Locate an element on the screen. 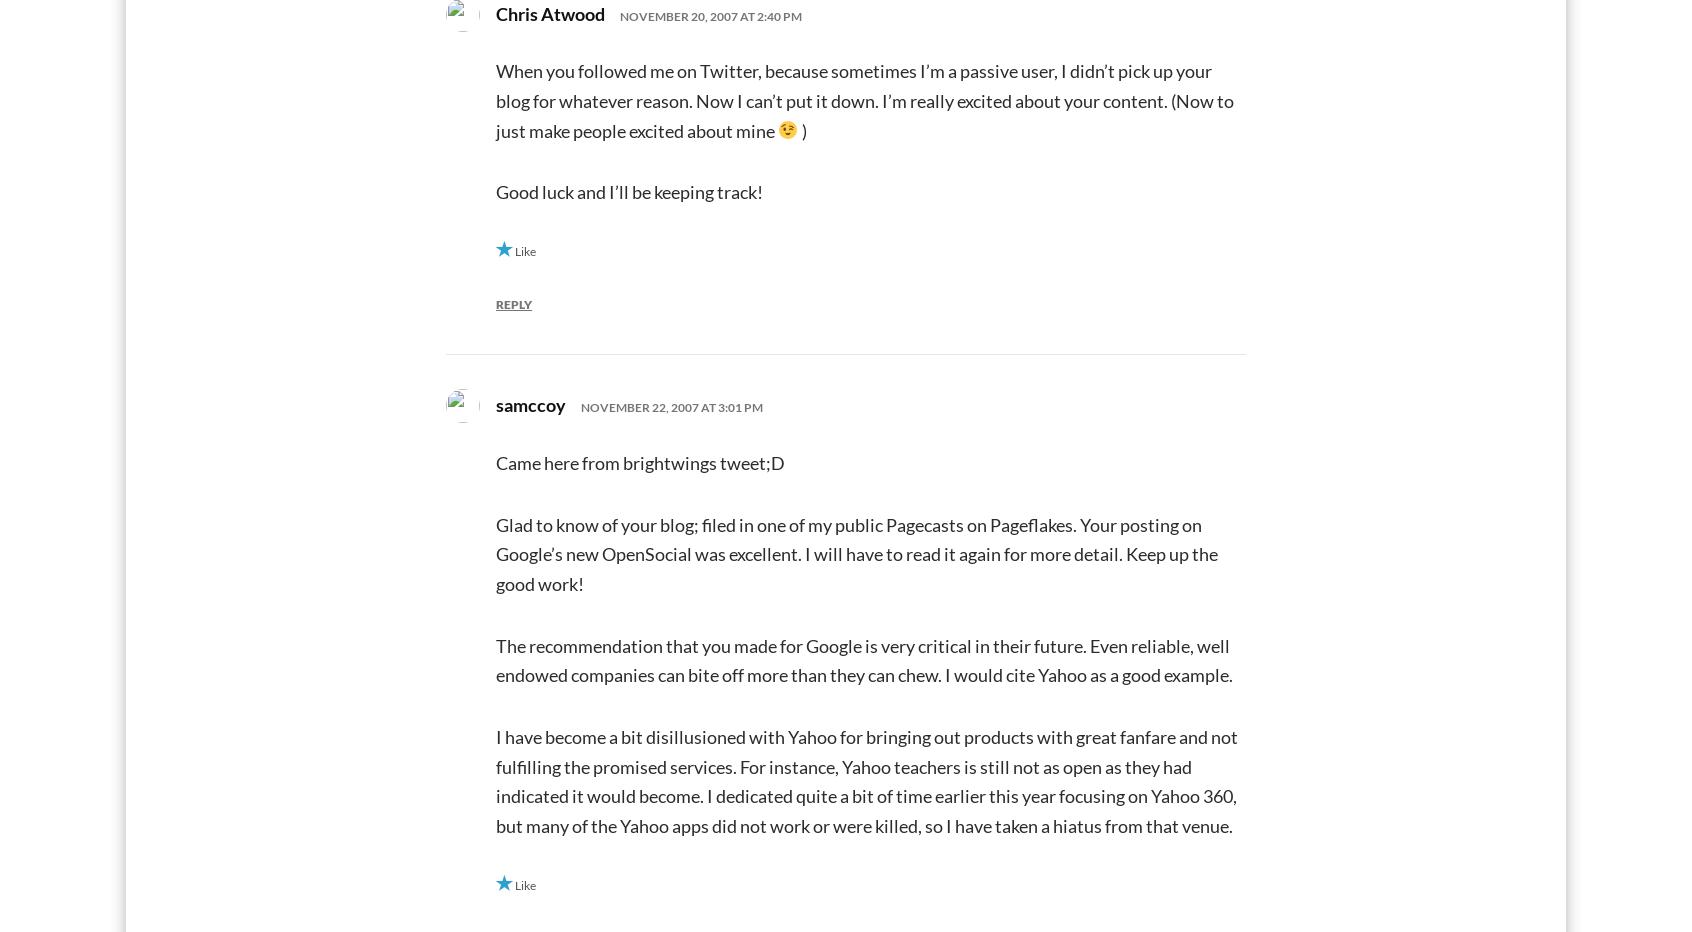  'When you followed me on Twitter, because sometimes I’m a passive user, I didn’t pick up your blog for whatever reason. Now I can’t put it down. I’m really excited about your content. (Now to just make people excited about mine' is located at coordinates (863, 100).